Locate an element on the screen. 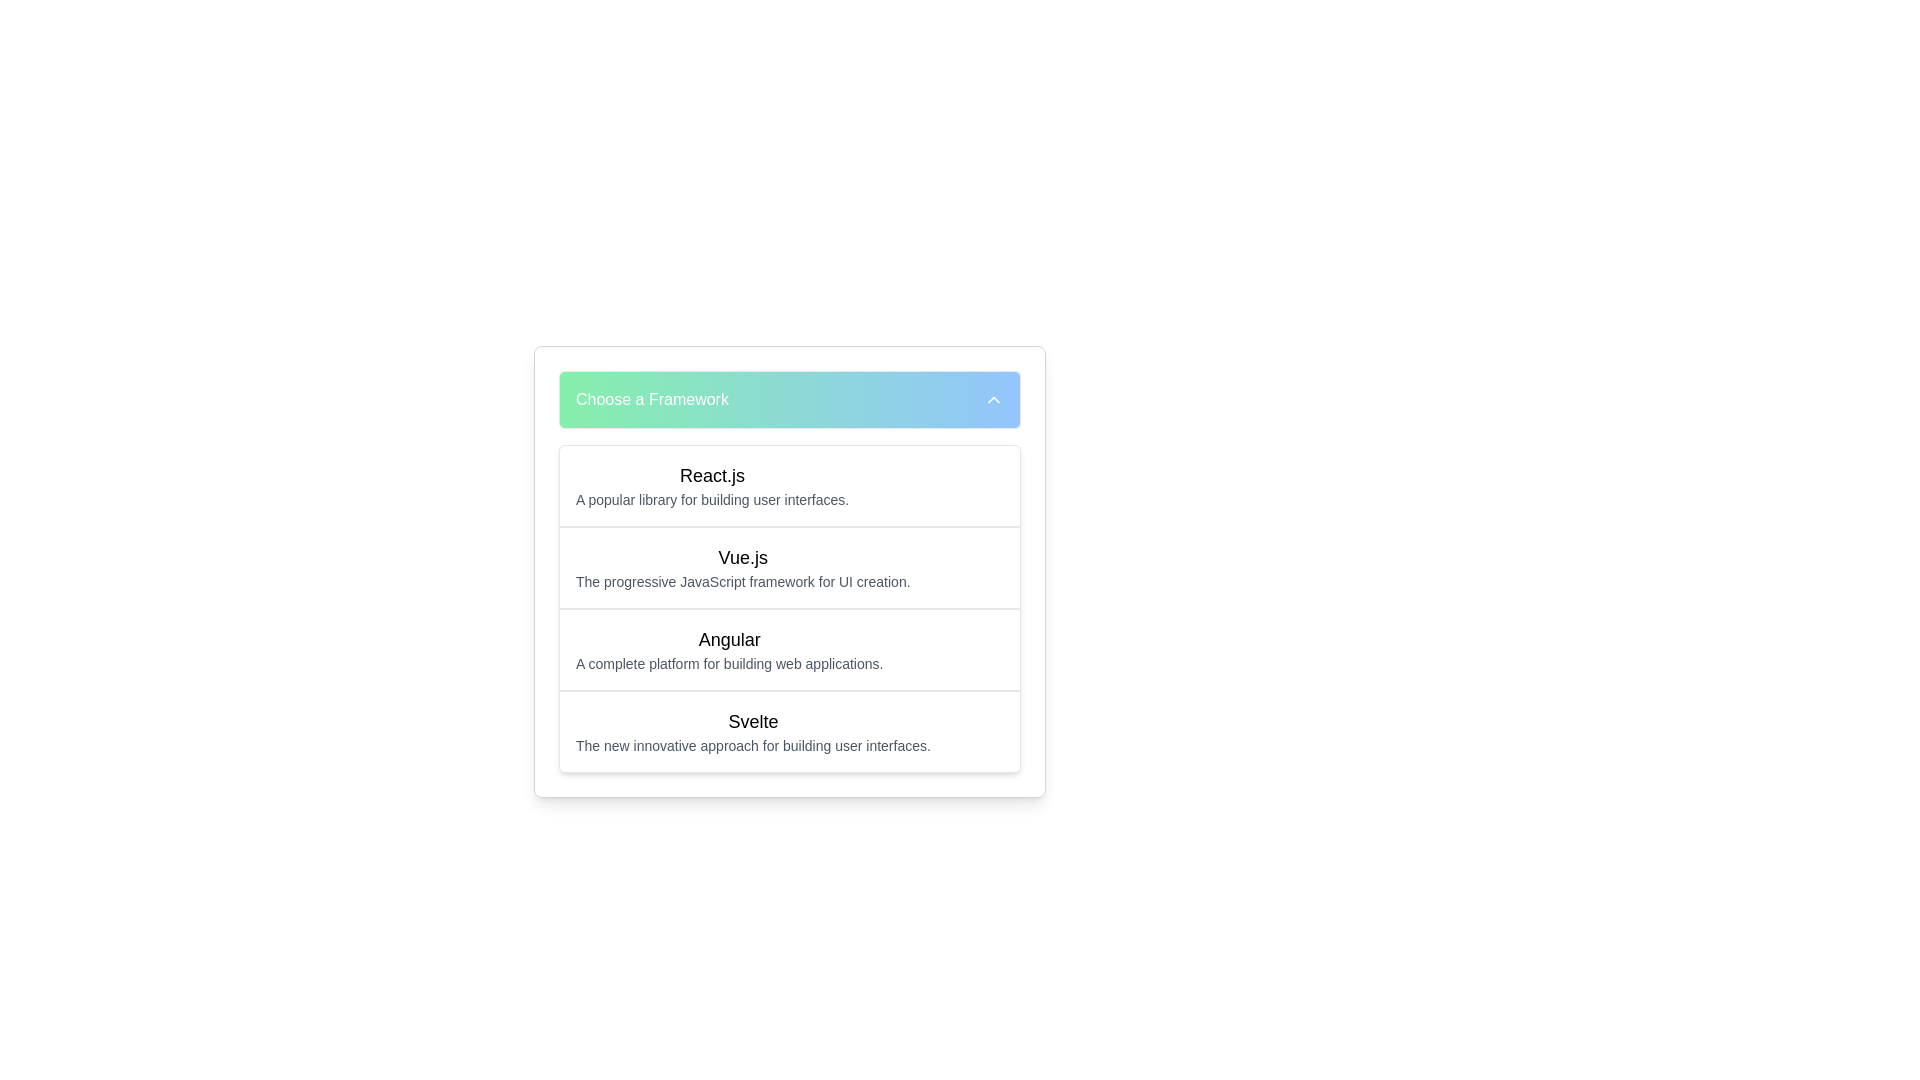  the text label reading 'React.js' that is styled bold and larger than surrounding text, positioned at the top of the list of frameworks in the 'Choose a Framework' panel is located at coordinates (712, 475).